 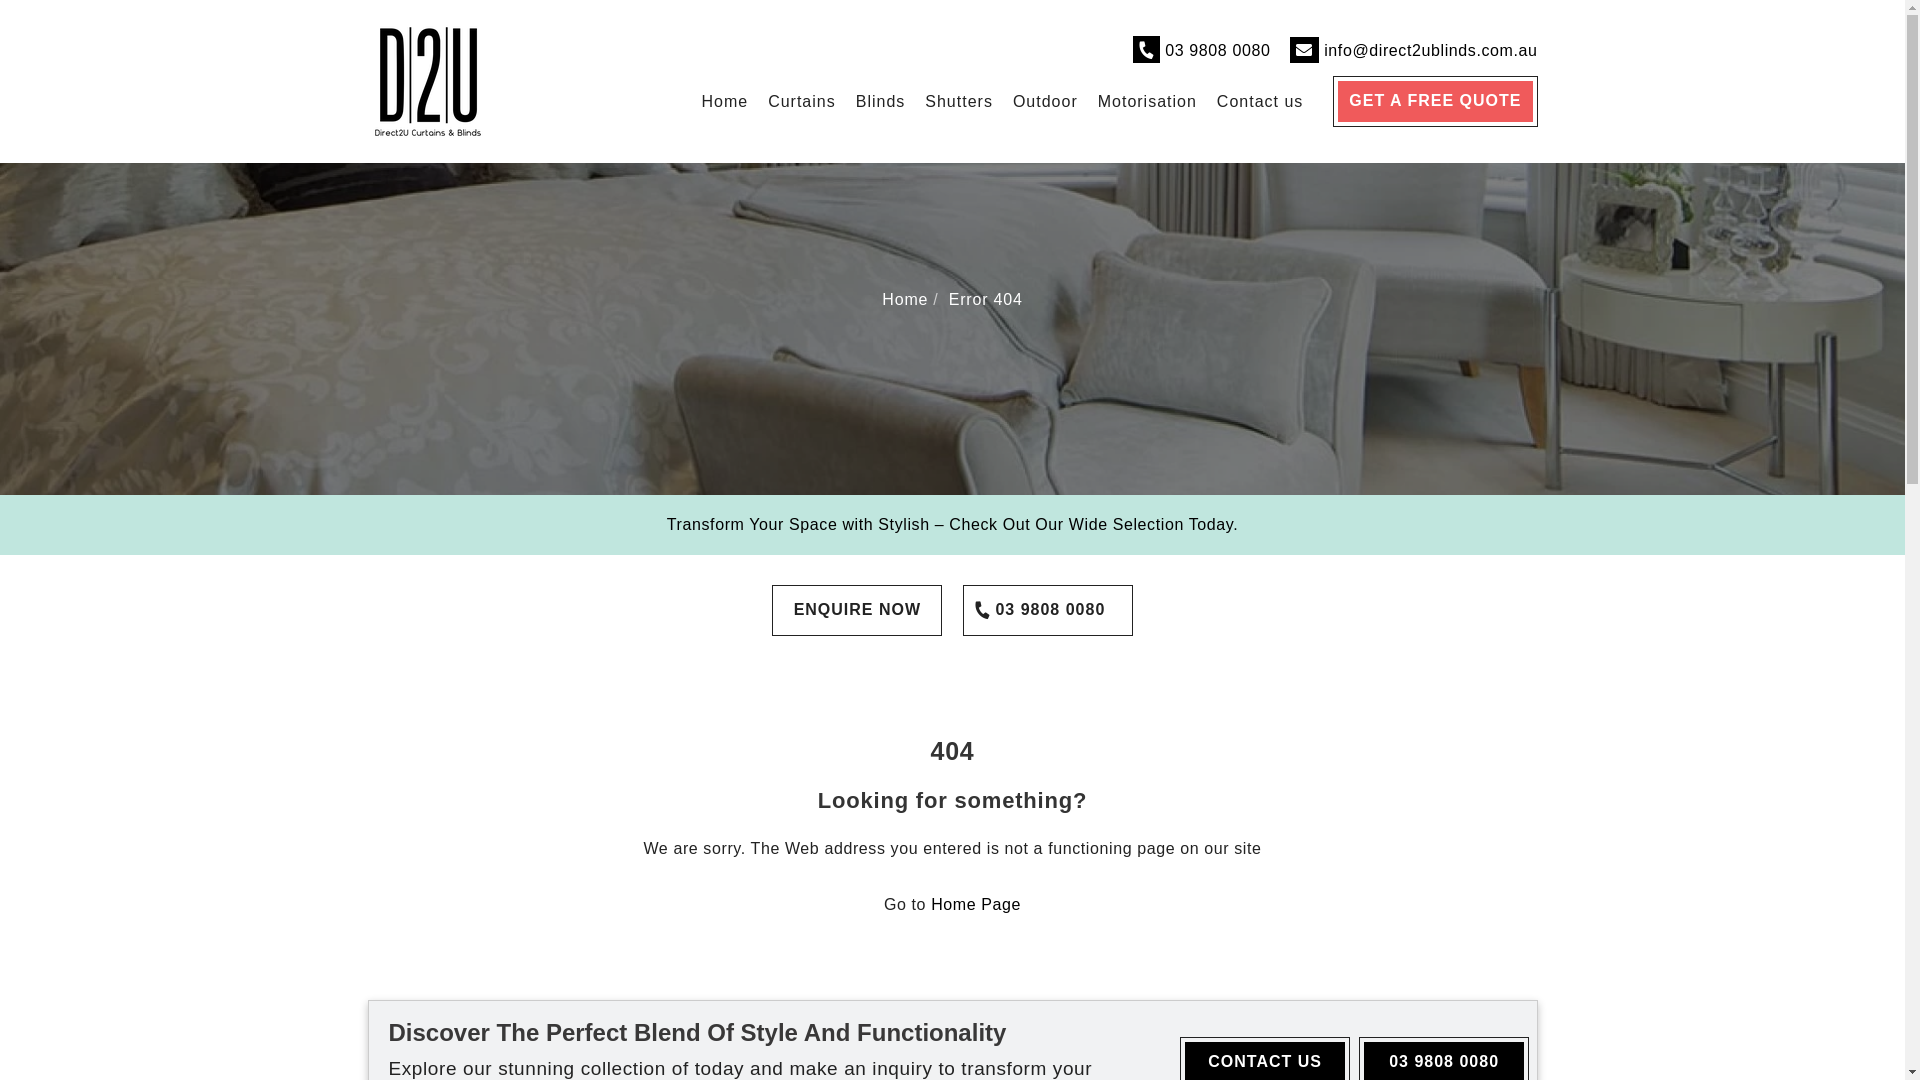 I want to click on 'Home', so click(x=904, y=299).